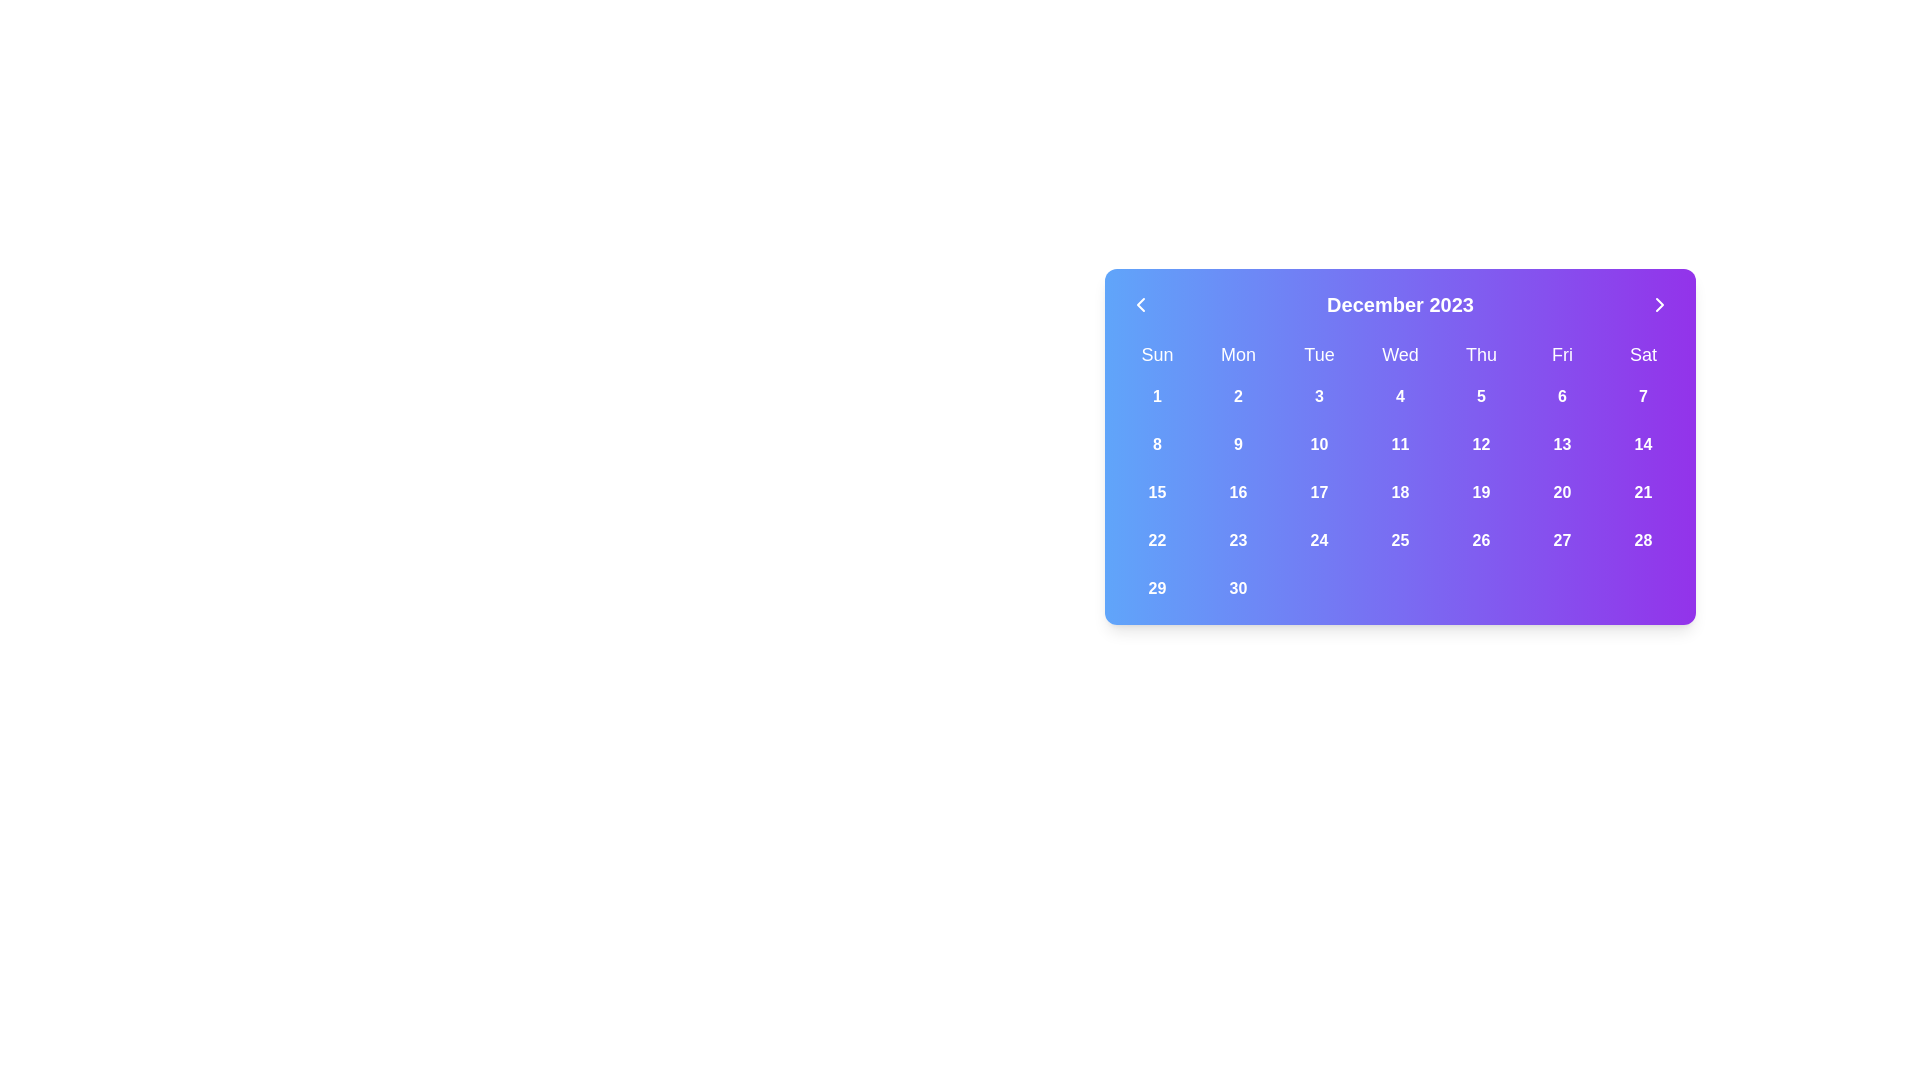  Describe the element at coordinates (1481, 493) in the screenshot. I see `the square button with a dark purple background and '19' in white text, located in the fourth row and fifth column of the calendar grid` at that location.